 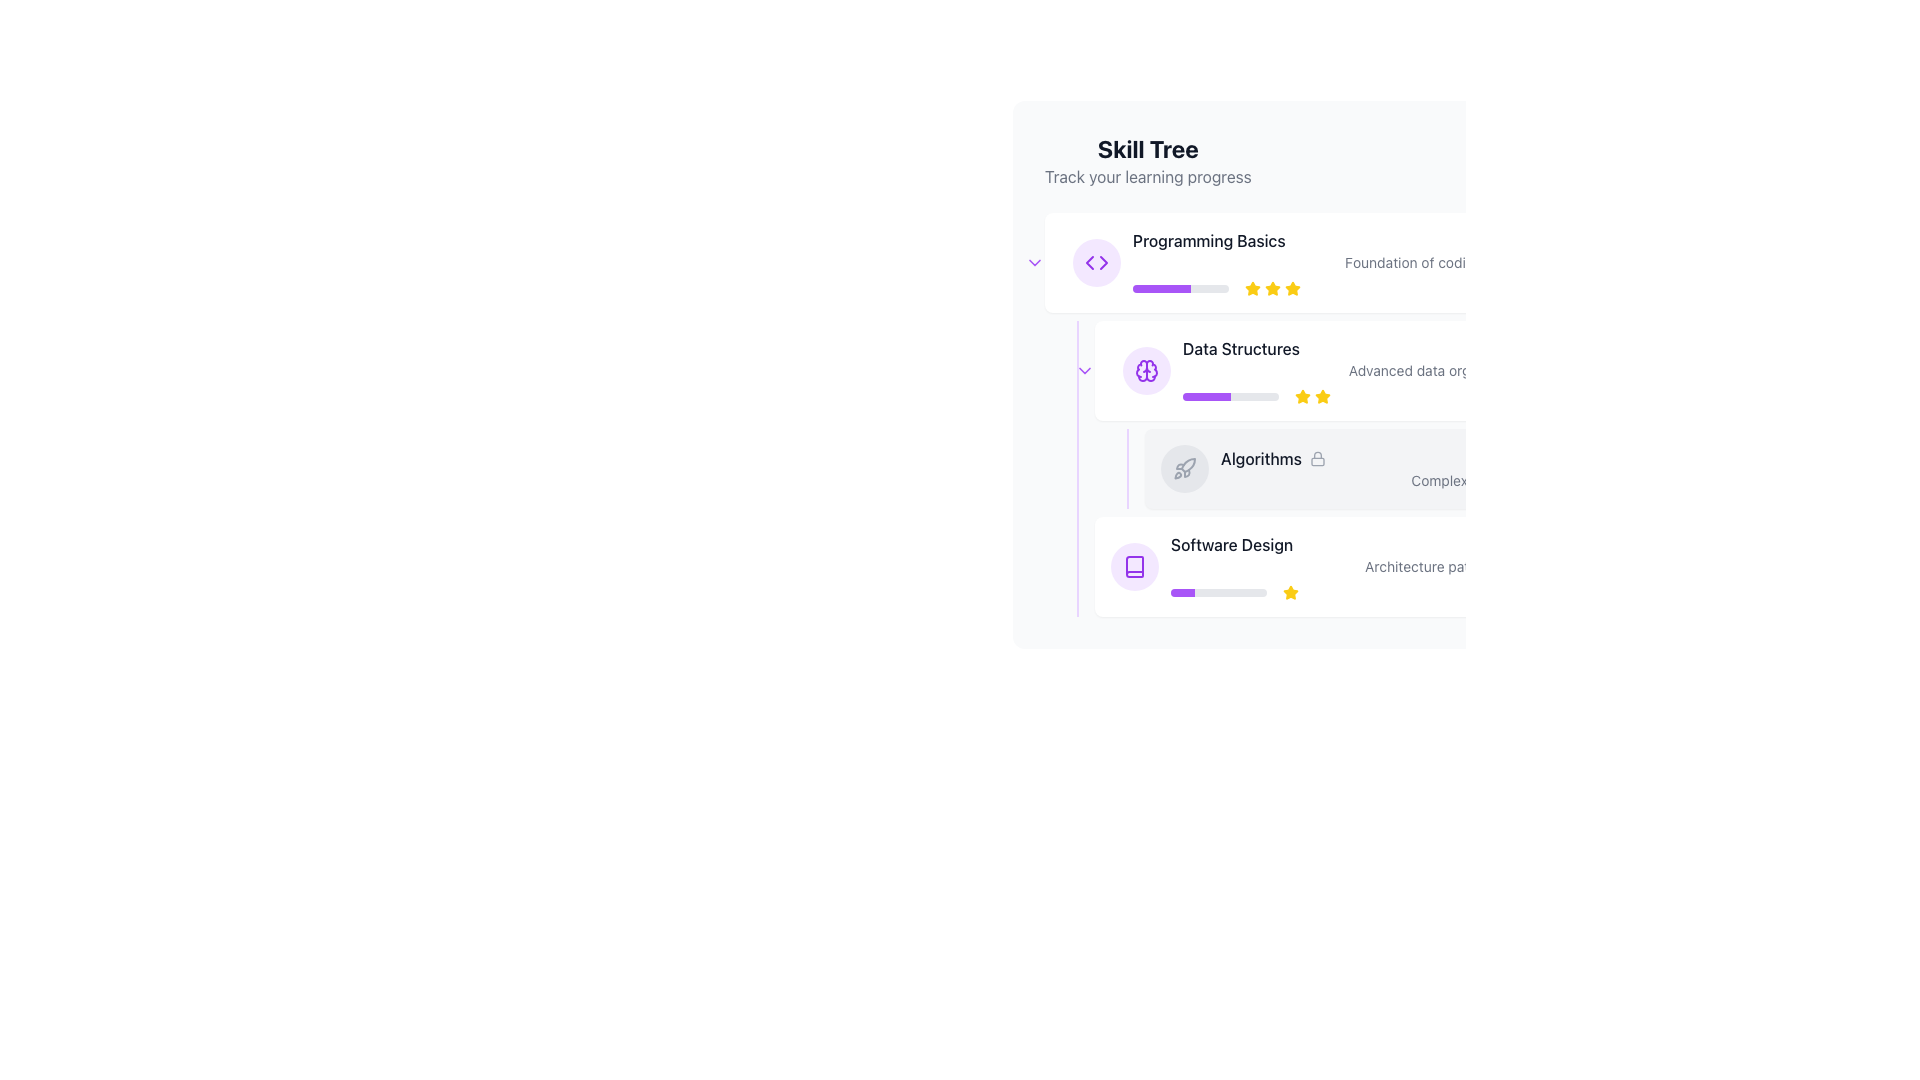 What do you see at coordinates (1302, 396) in the screenshot?
I see `the star icon at the end of the progress bar in the 'Data Structures' section of the skill tree to interact with its rating or completion function` at bounding box center [1302, 396].